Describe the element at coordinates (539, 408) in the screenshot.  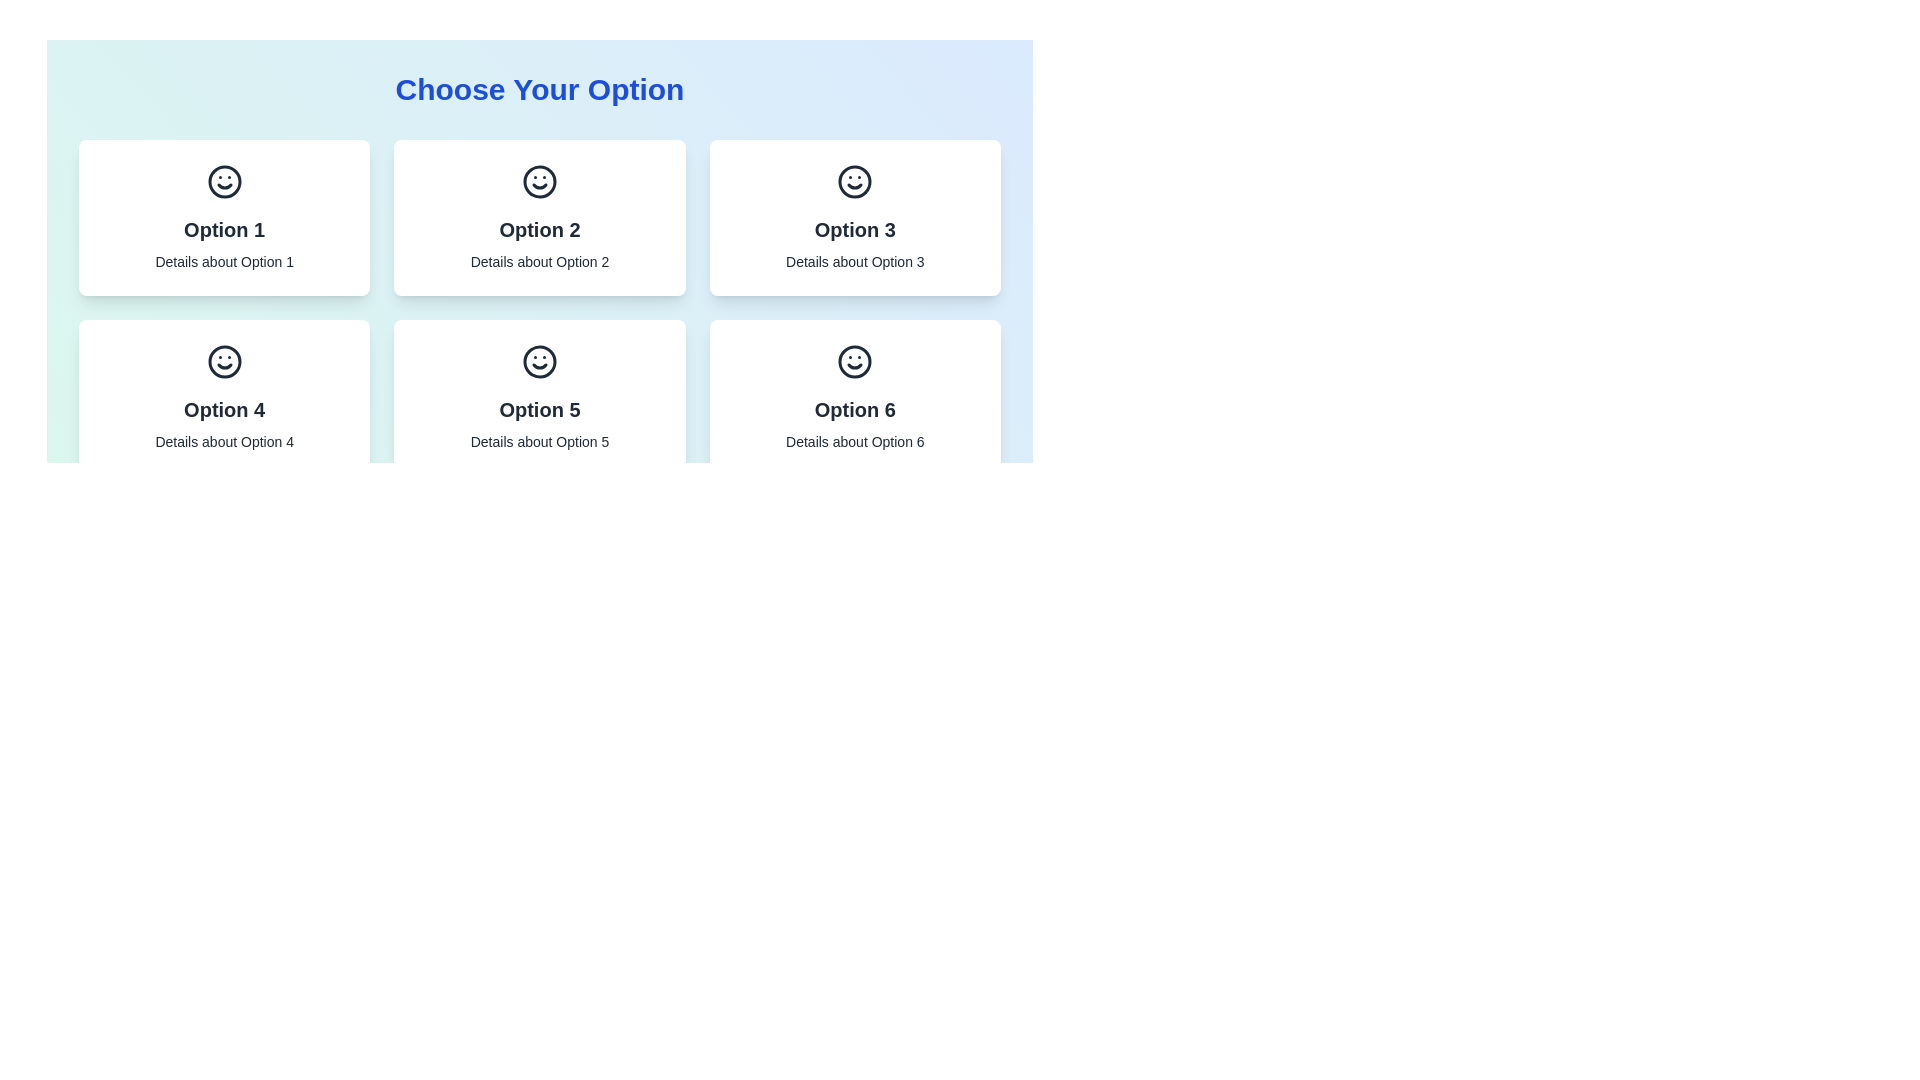
I see `the text label indicating 'Option 5' which is located in the center column of the second row, above the smaller text 'Details about Option 5'` at that location.